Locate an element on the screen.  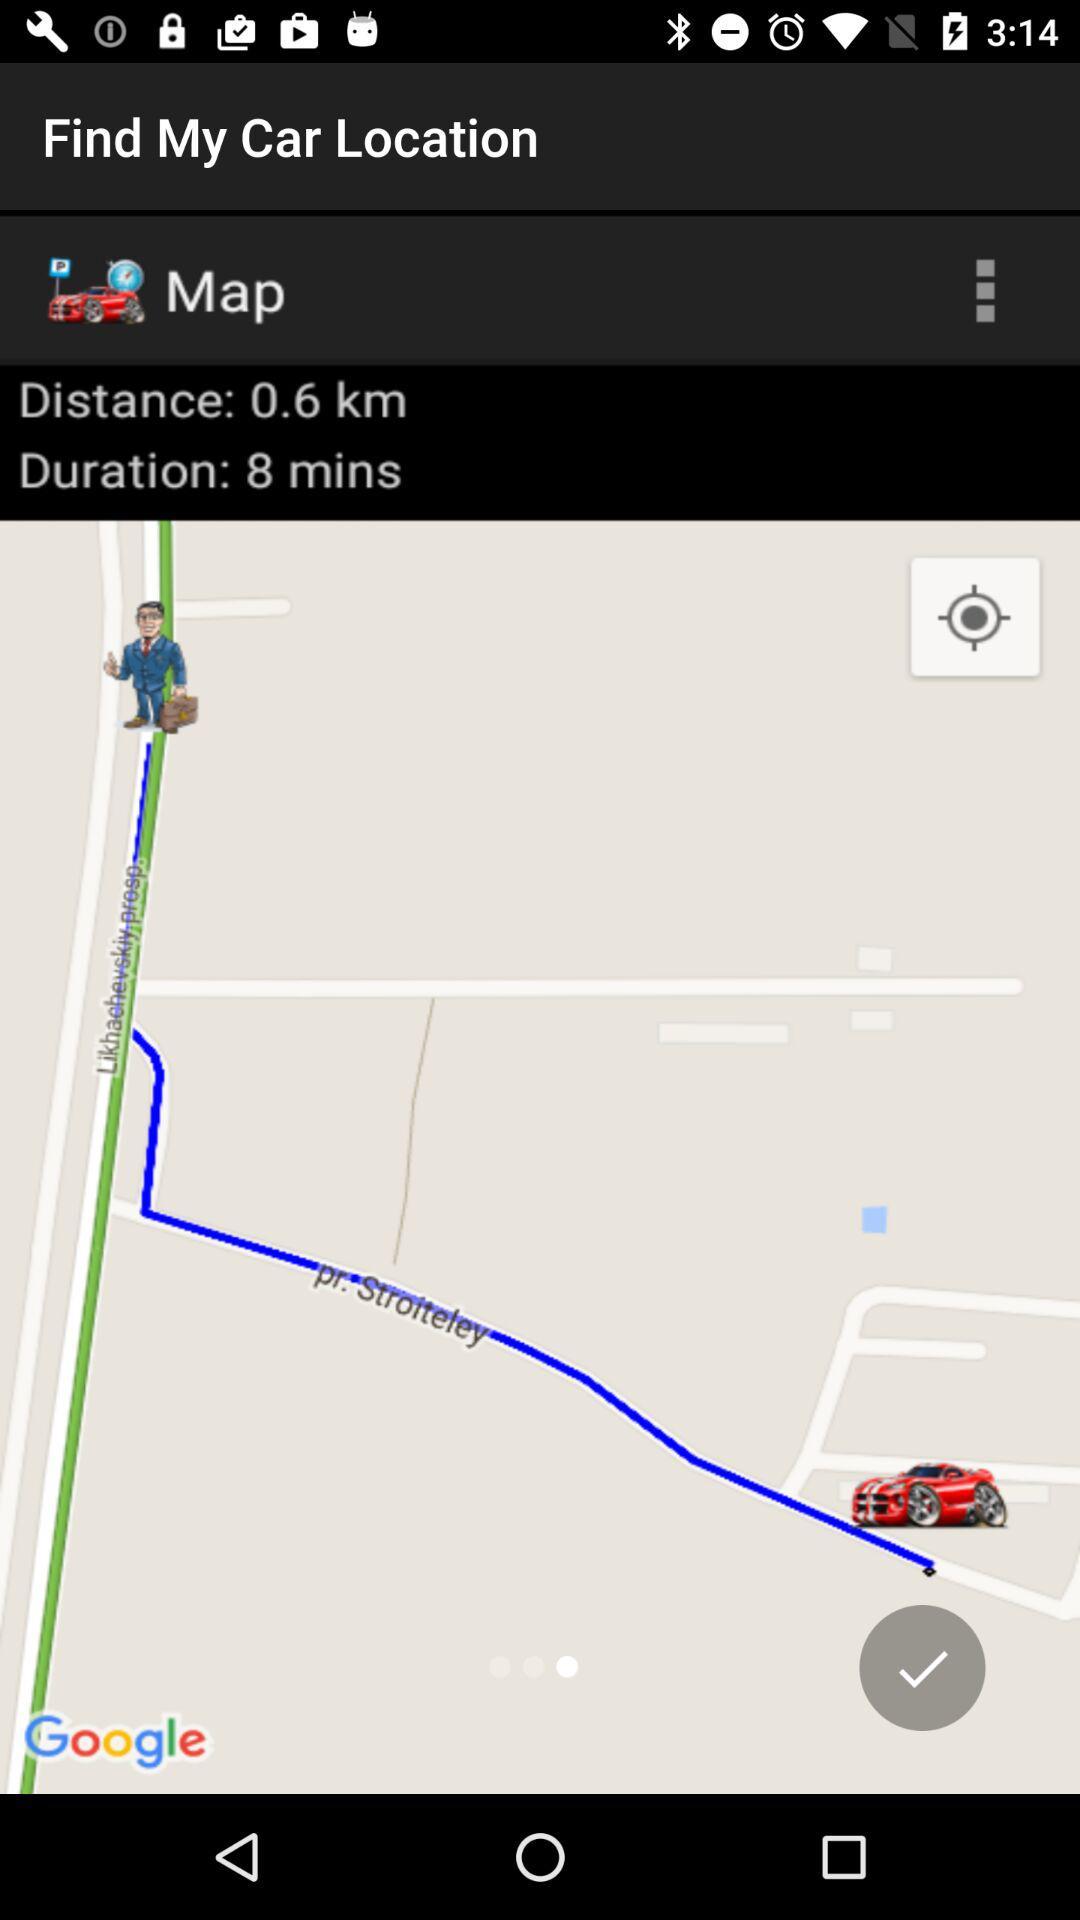
ok is located at coordinates (922, 1667).